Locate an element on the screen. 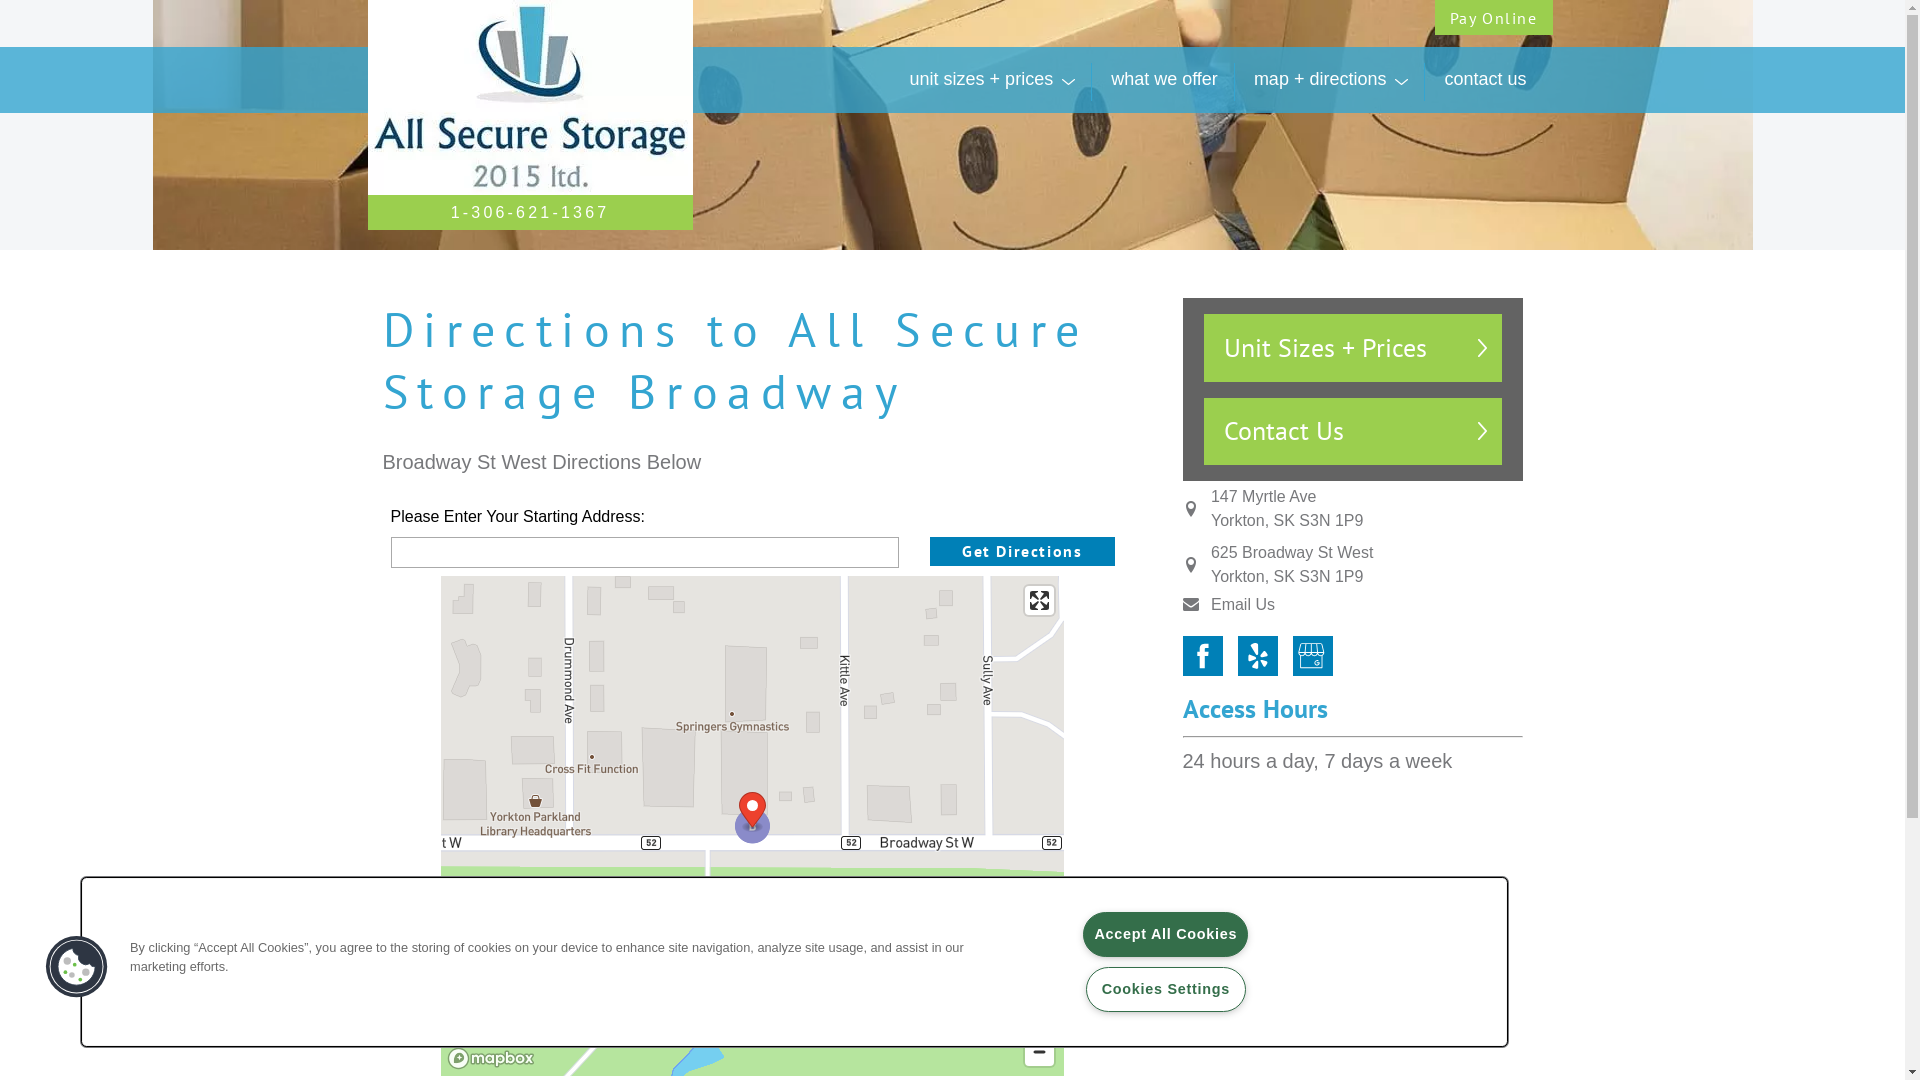 Image resolution: width=1920 pixels, height=1080 pixels. 'Cookies Button' is located at coordinates (76, 966).